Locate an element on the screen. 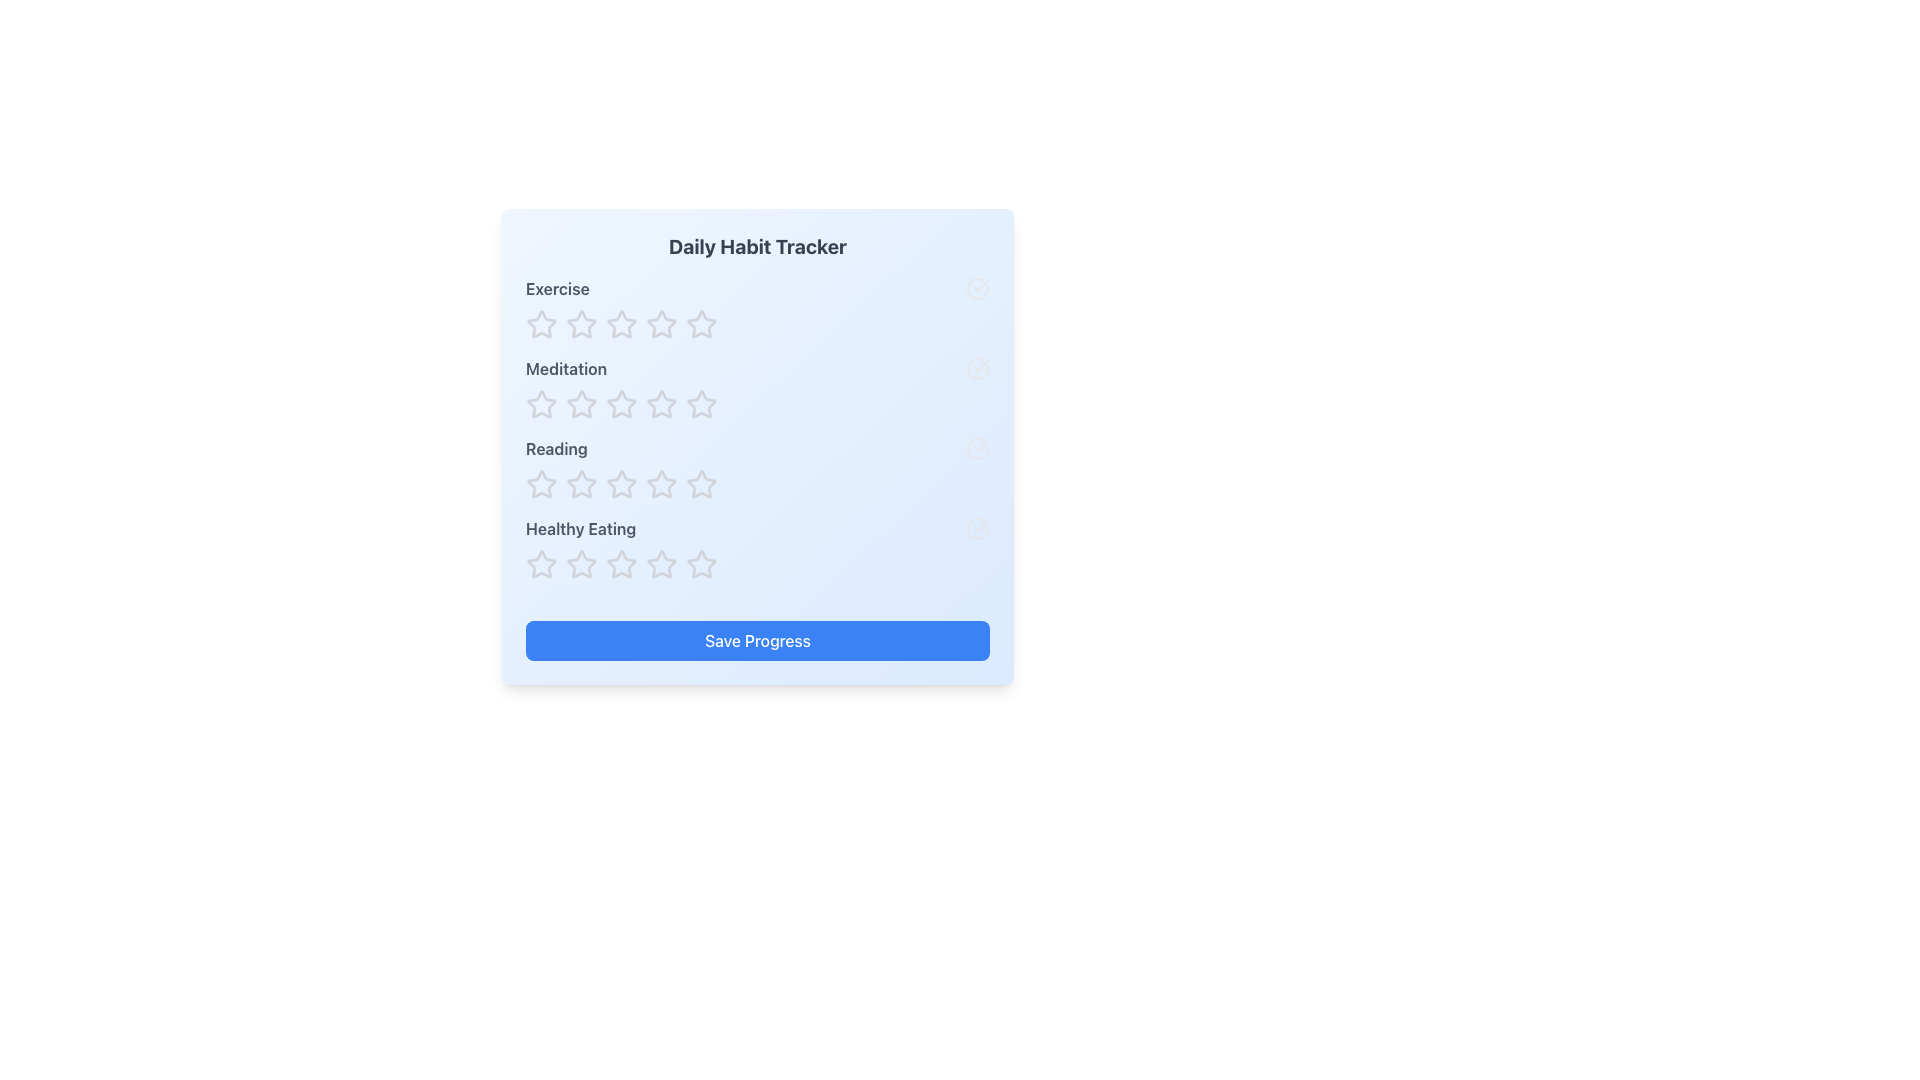 The image size is (1920, 1080). the fifth hollow star icon in gray color under the 'Exercise' category in the 'Daily Habit Tracker' UI panel to rate it is located at coordinates (662, 323).